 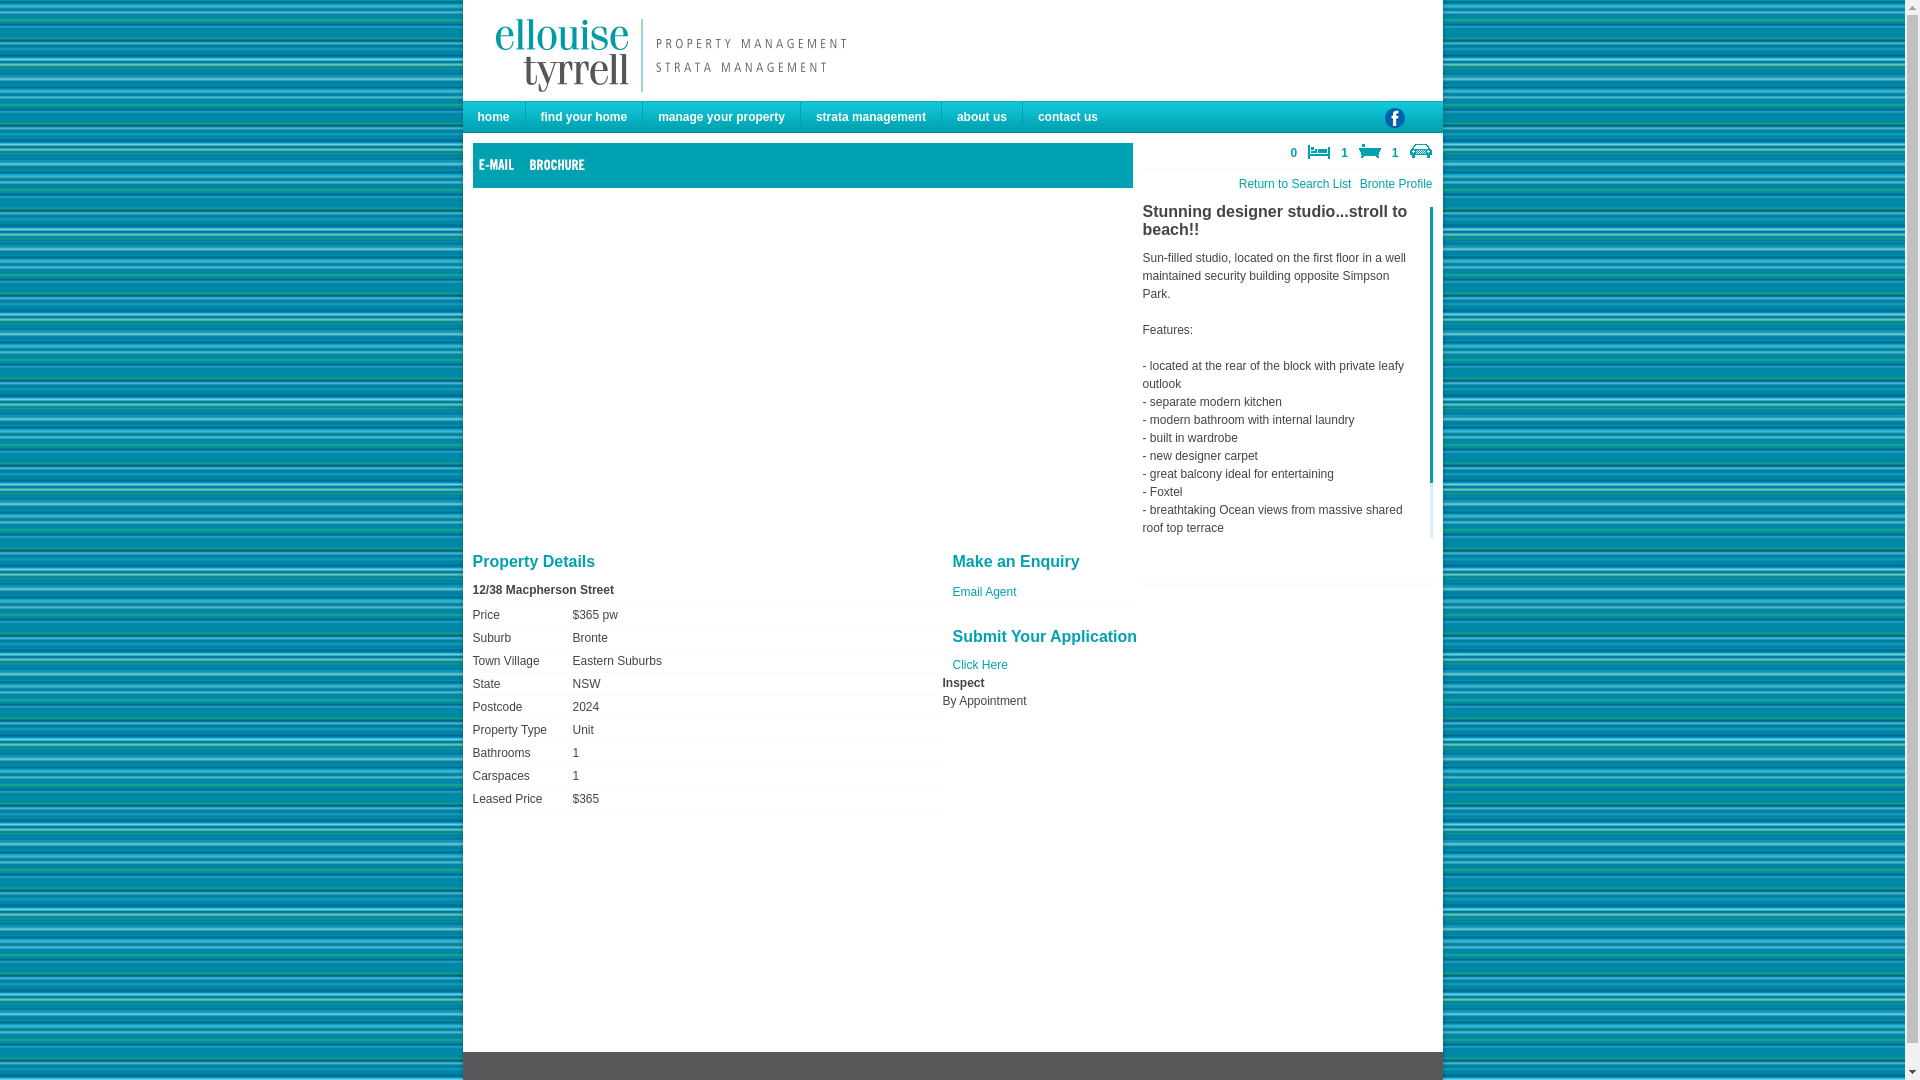 What do you see at coordinates (584, 116) in the screenshot?
I see `'find your home'` at bounding box center [584, 116].